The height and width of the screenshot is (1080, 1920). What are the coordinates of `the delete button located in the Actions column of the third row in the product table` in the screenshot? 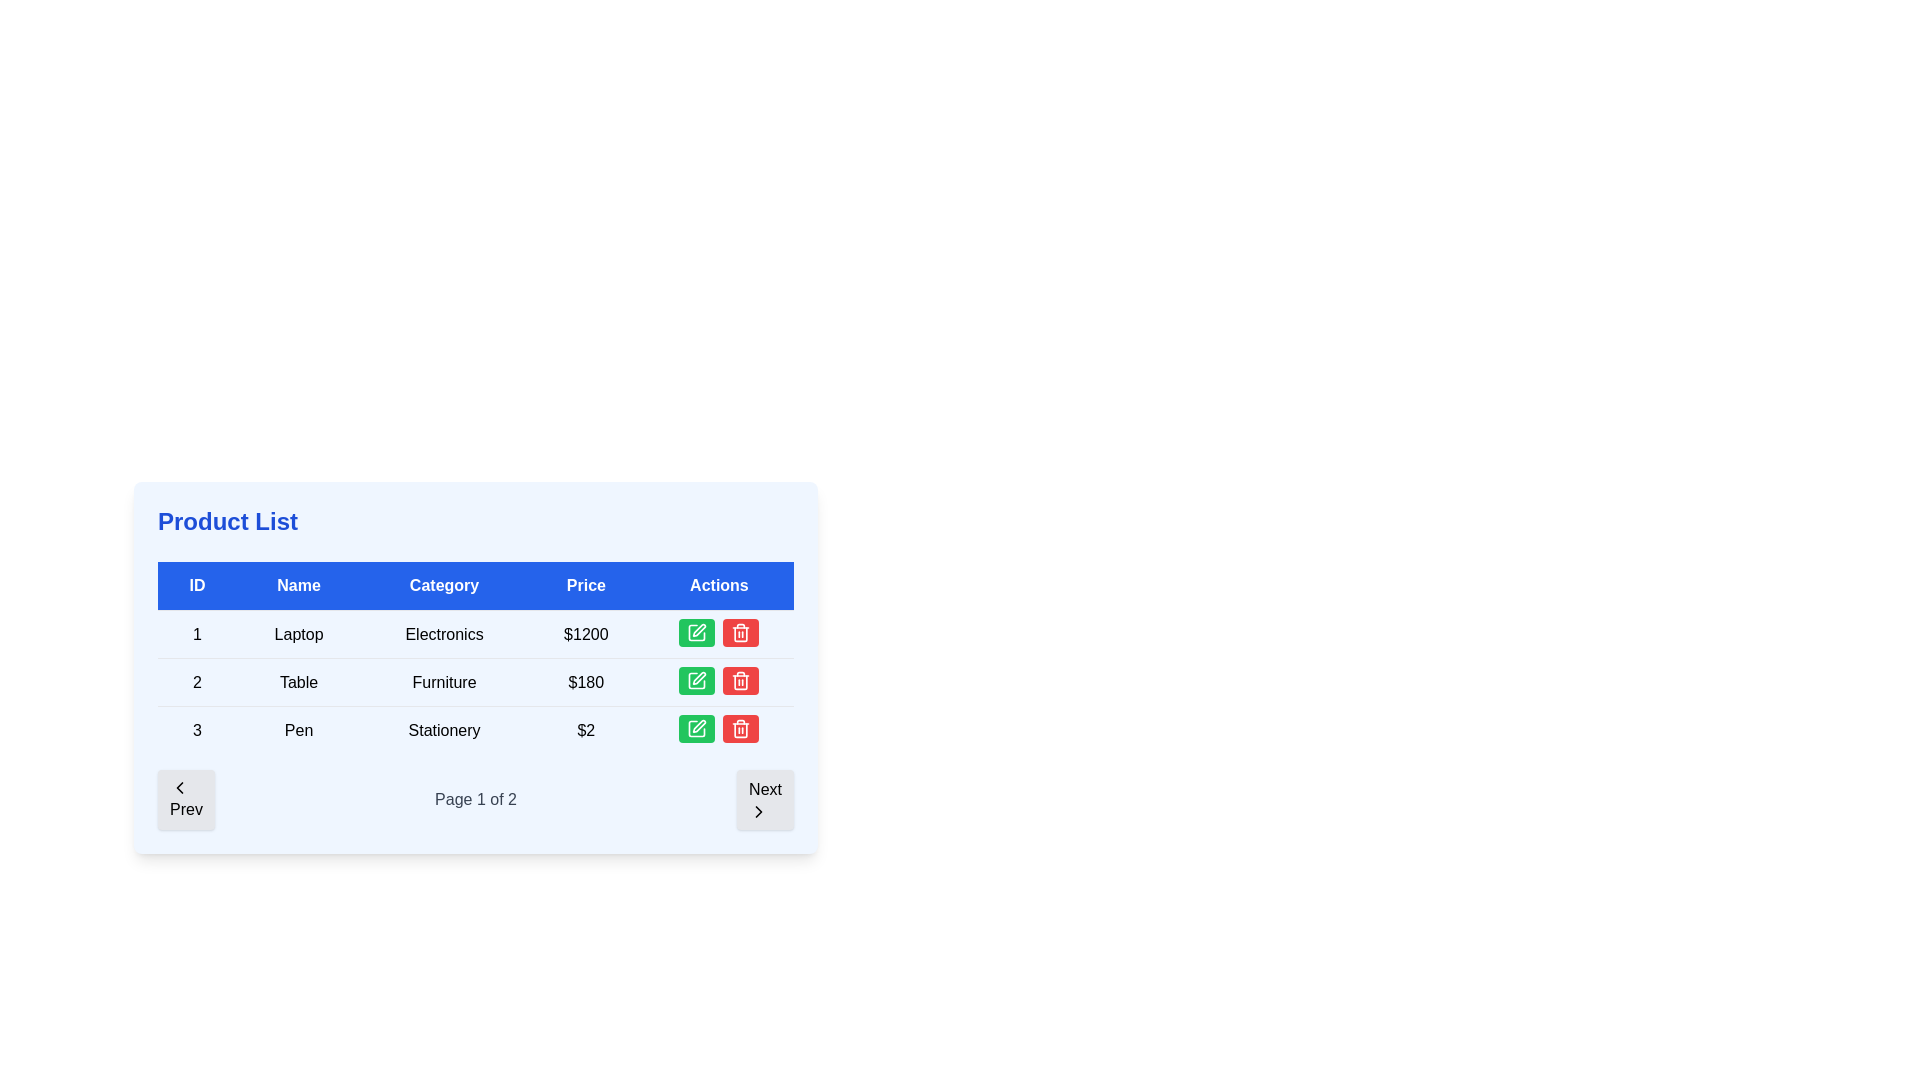 It's located at (740, 632).